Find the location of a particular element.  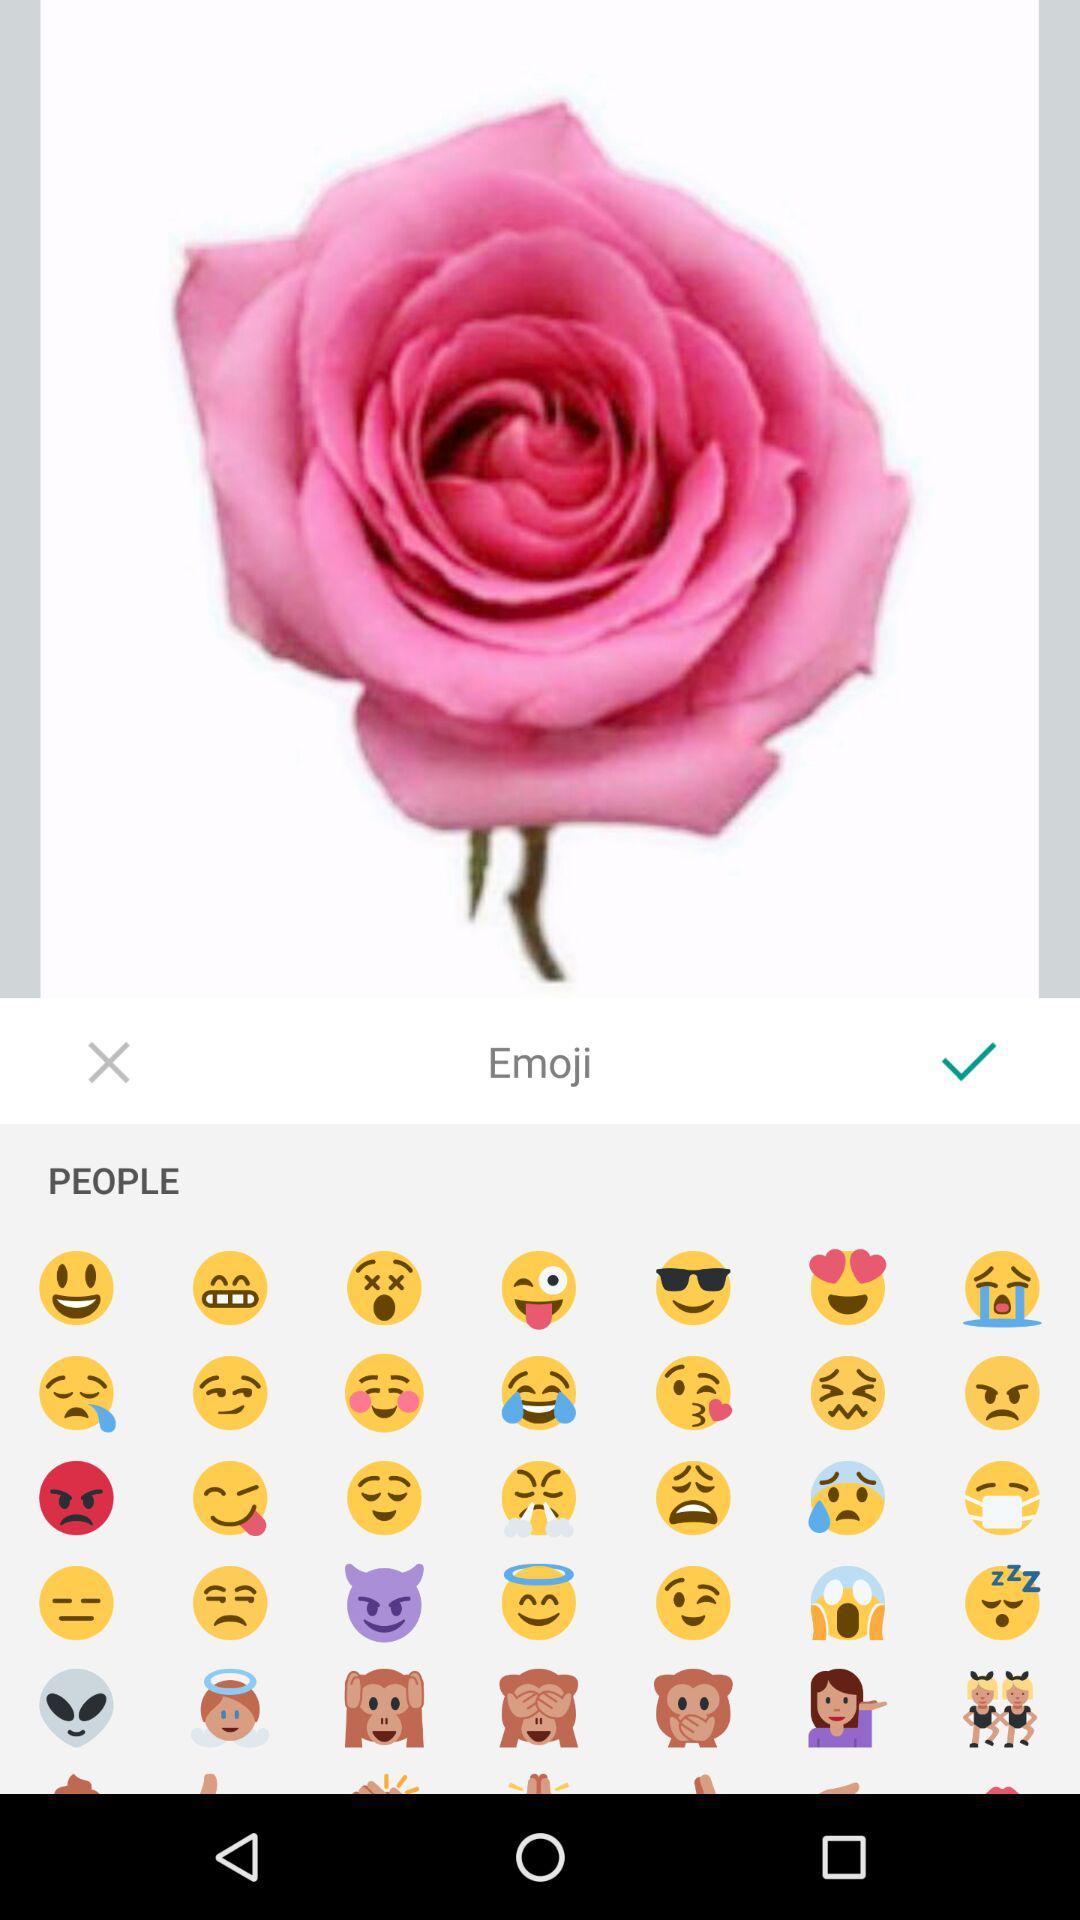

emoji is located at coordinates (692, 1392).